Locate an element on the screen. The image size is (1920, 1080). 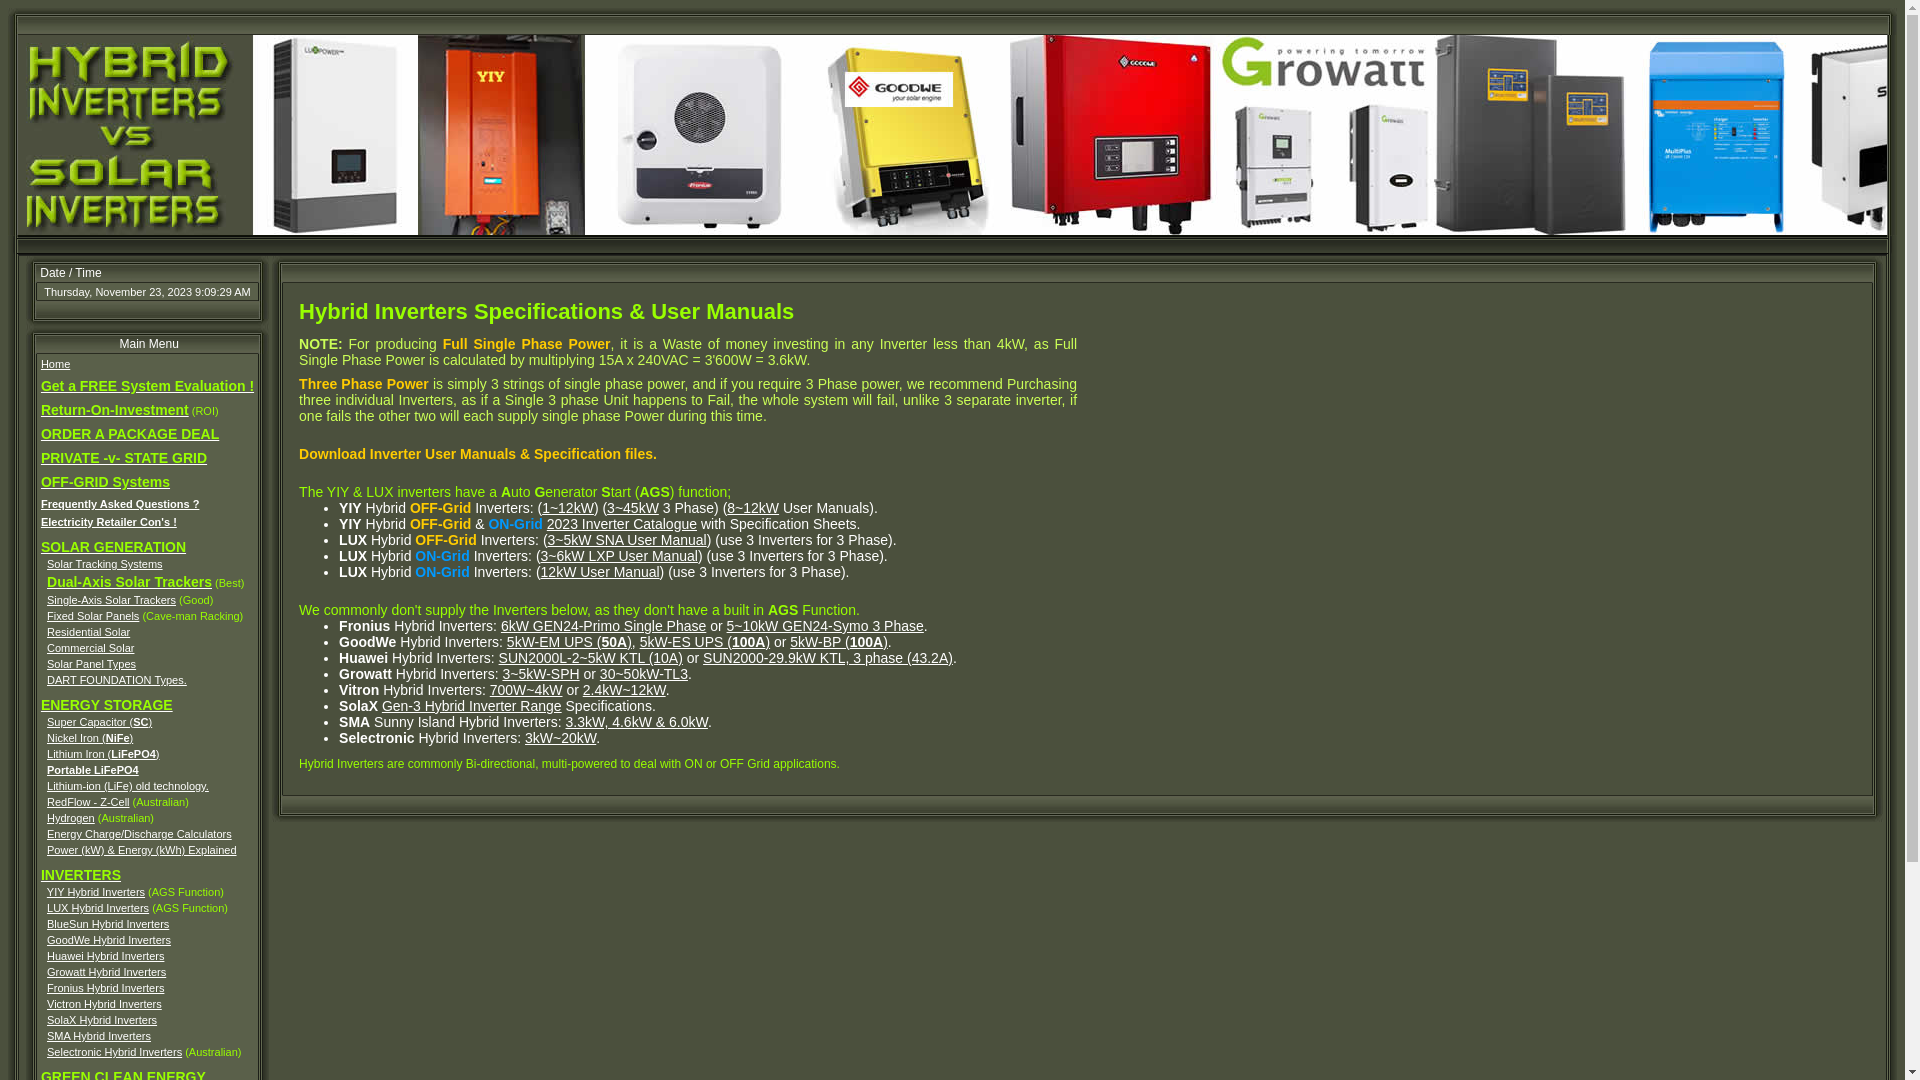
'SUN2000L-2~5kW KTL (10A)' is located at coordinates (589, 658).